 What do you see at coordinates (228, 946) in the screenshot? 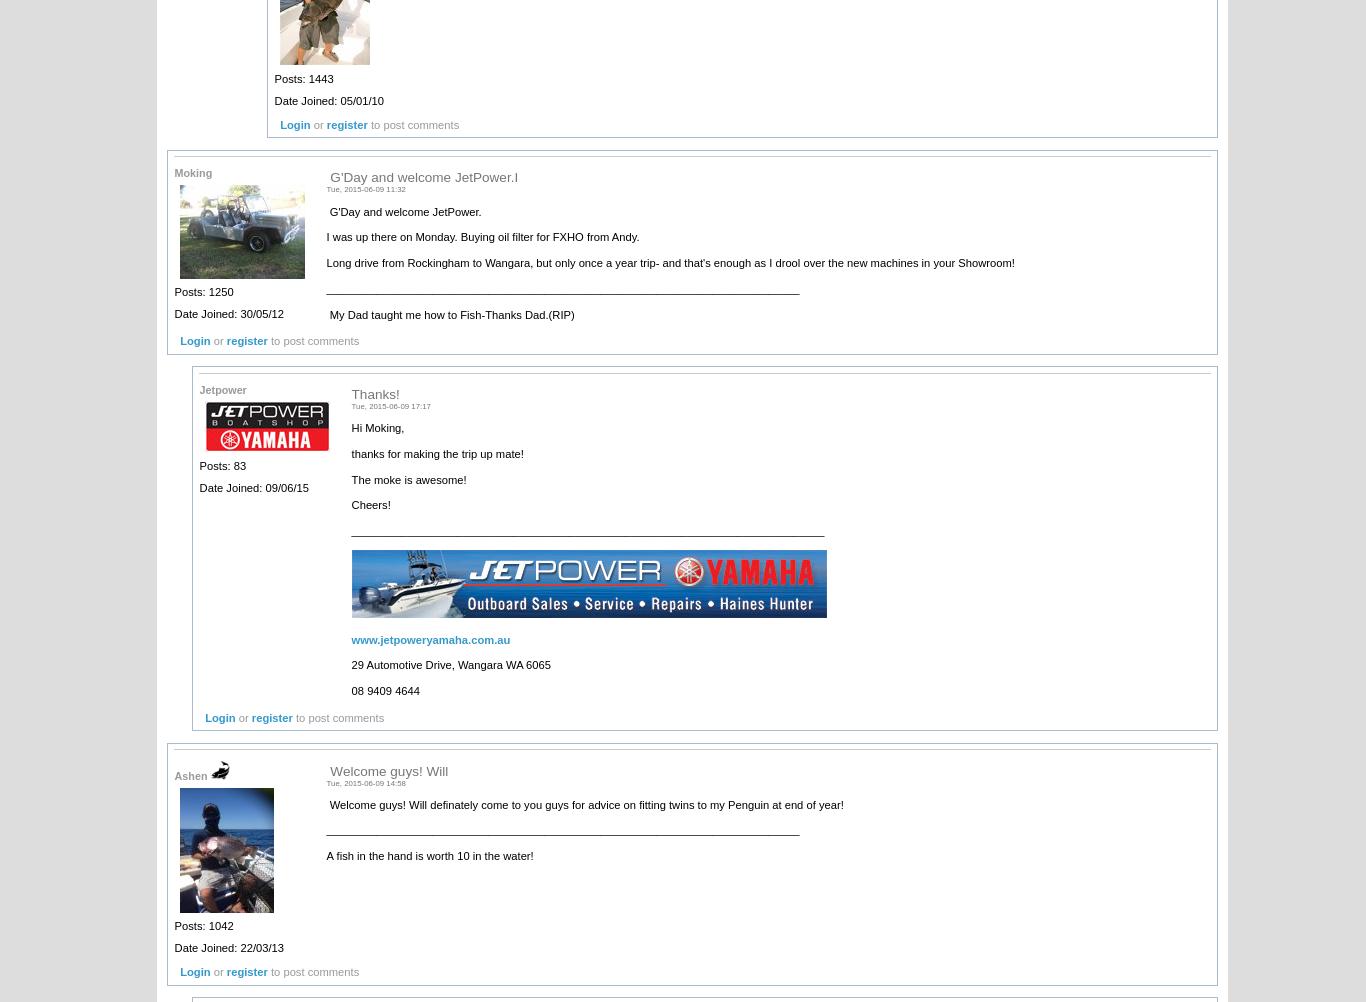
I see `'Date Joined: 22/03/13'` at bounding box center [228, 946].